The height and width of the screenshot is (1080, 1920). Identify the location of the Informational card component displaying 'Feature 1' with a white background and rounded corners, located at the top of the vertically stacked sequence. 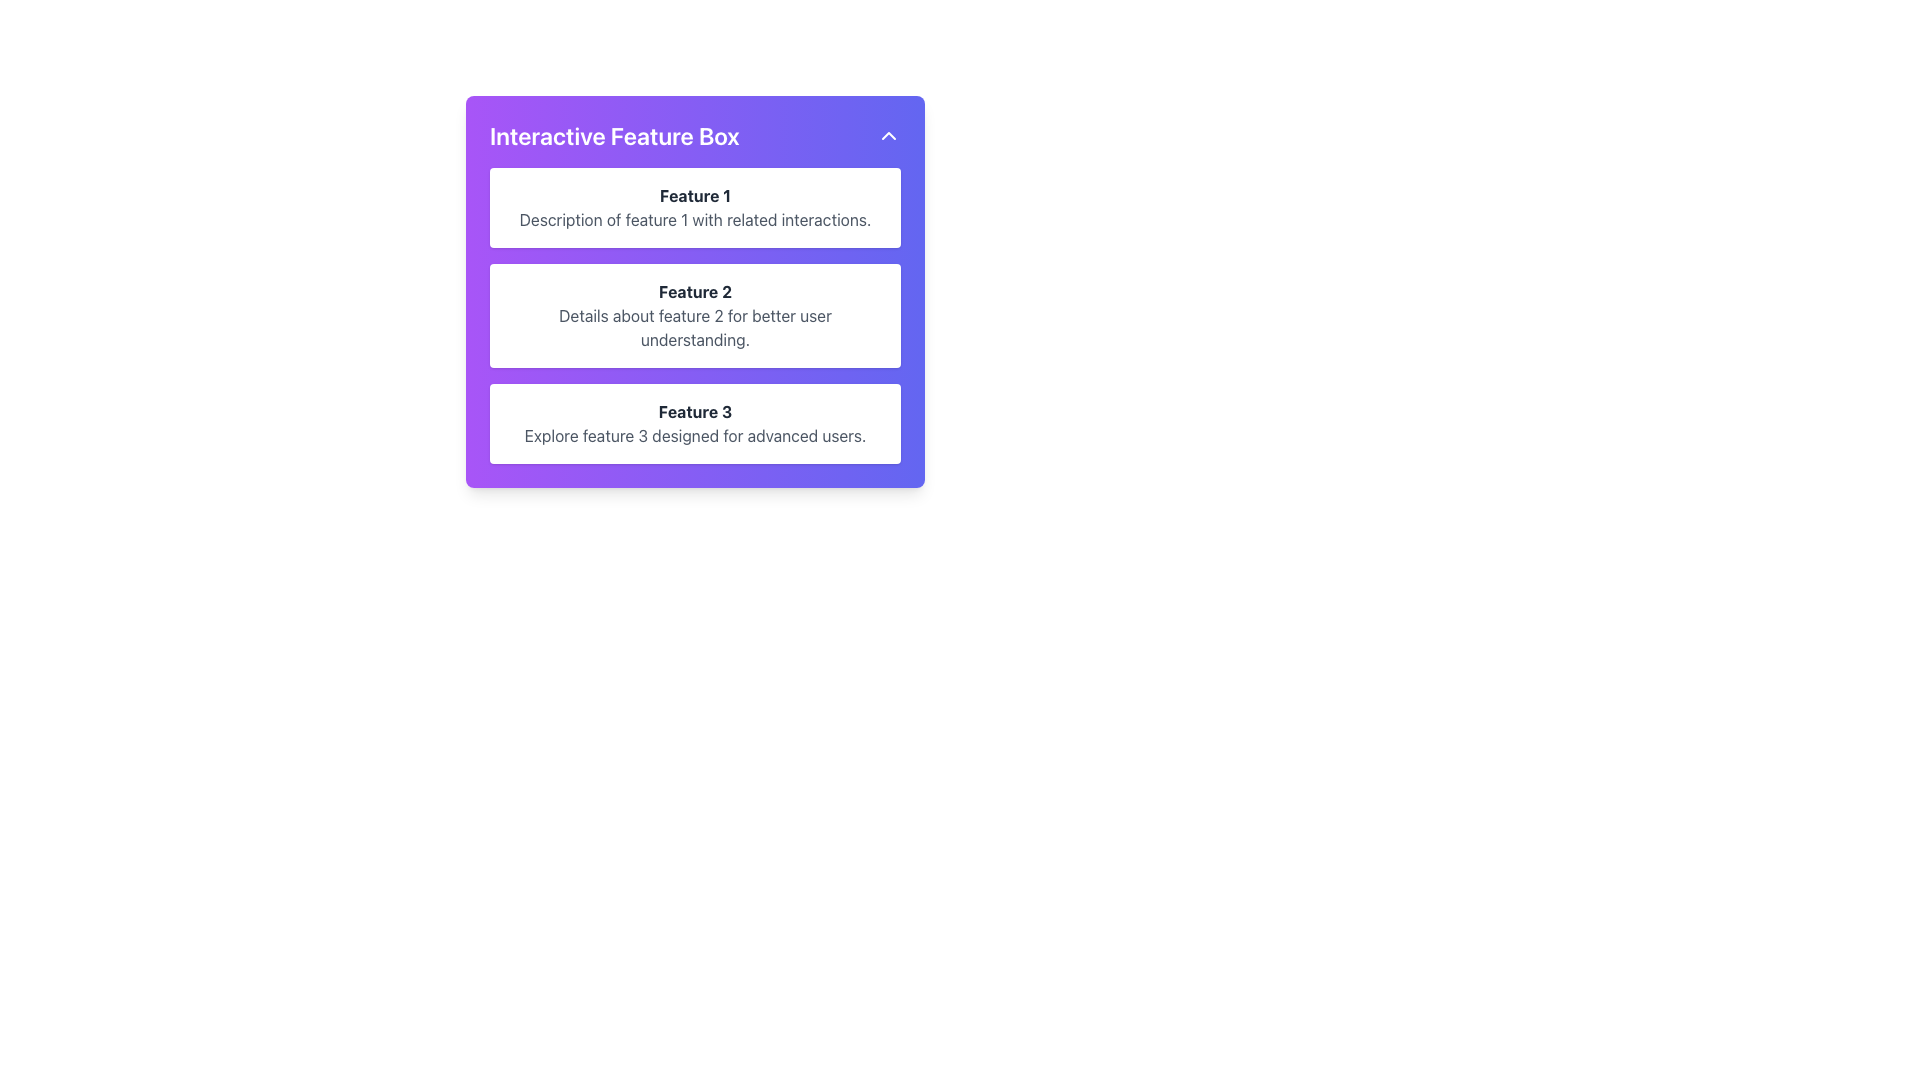
(695, 208).